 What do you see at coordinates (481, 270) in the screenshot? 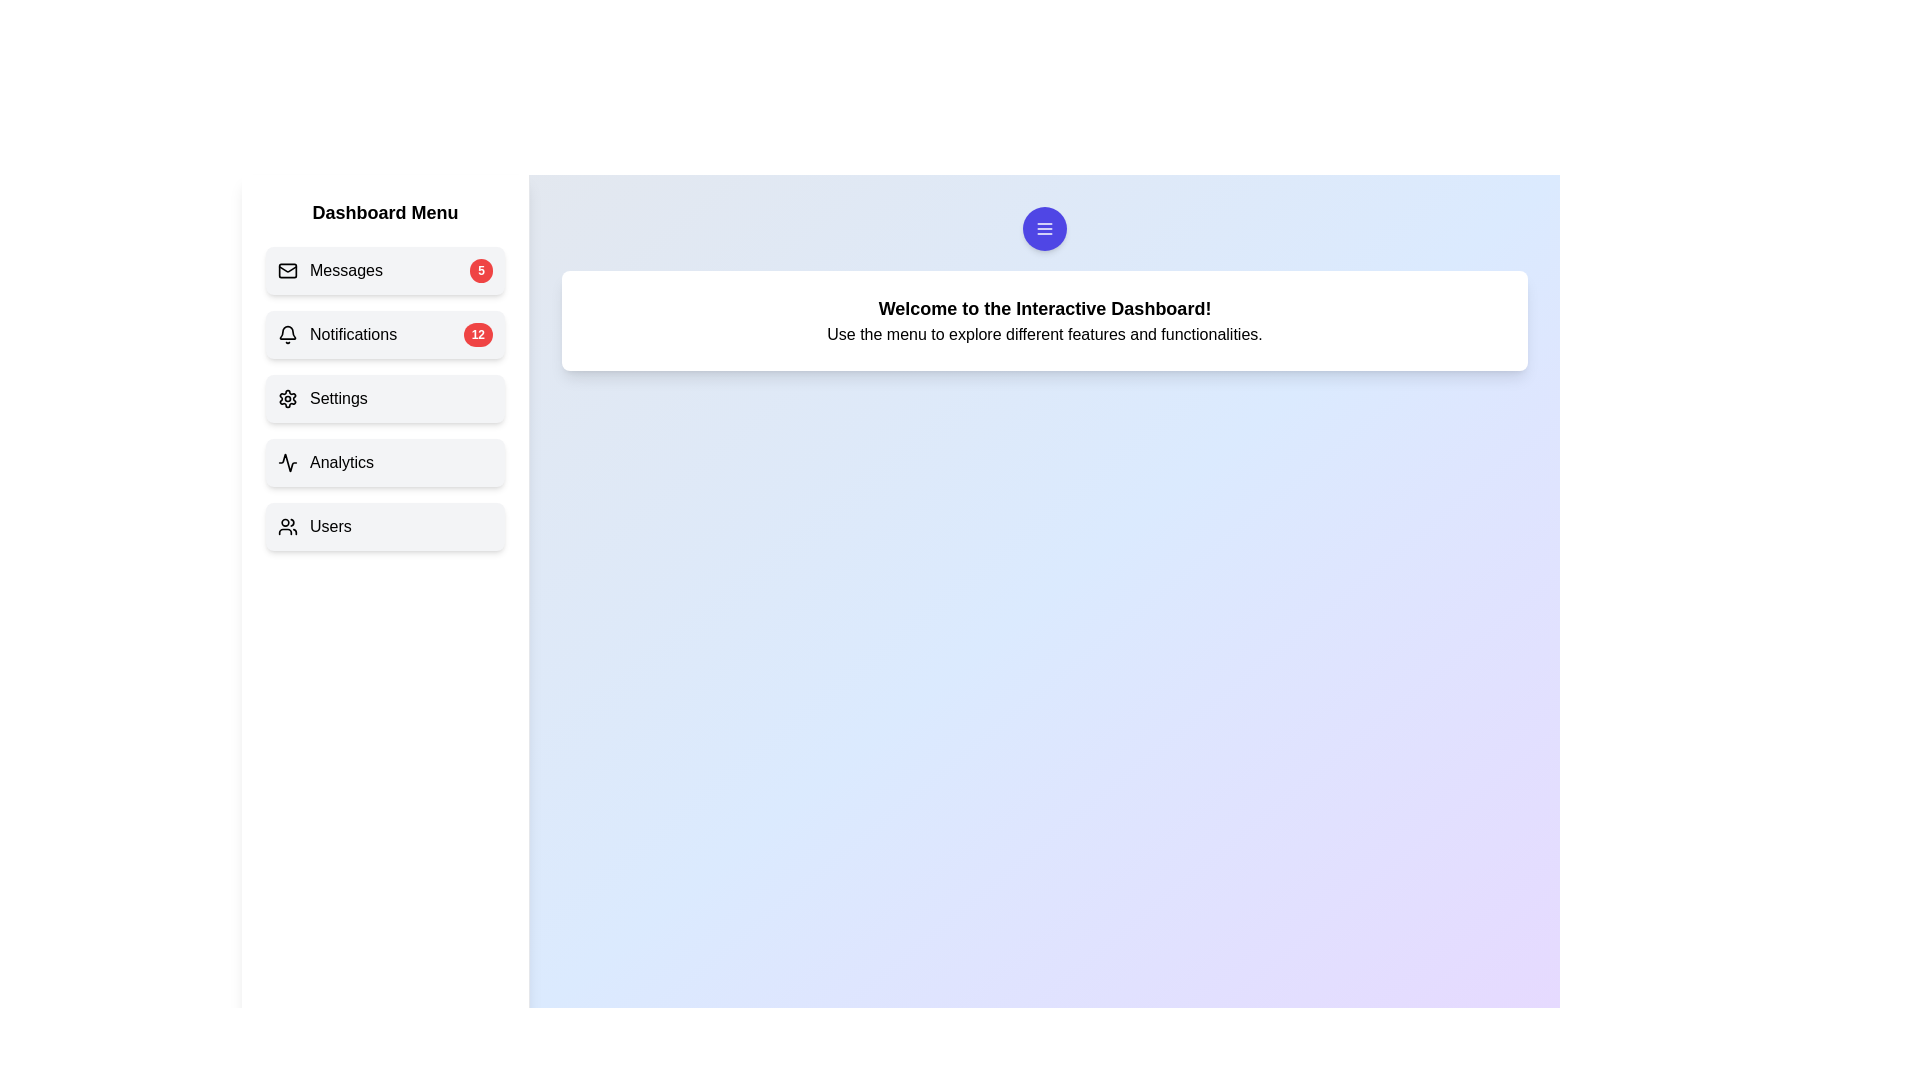
I see `the badge for Messages to acknowledge it` at bounding box center [481, 270].